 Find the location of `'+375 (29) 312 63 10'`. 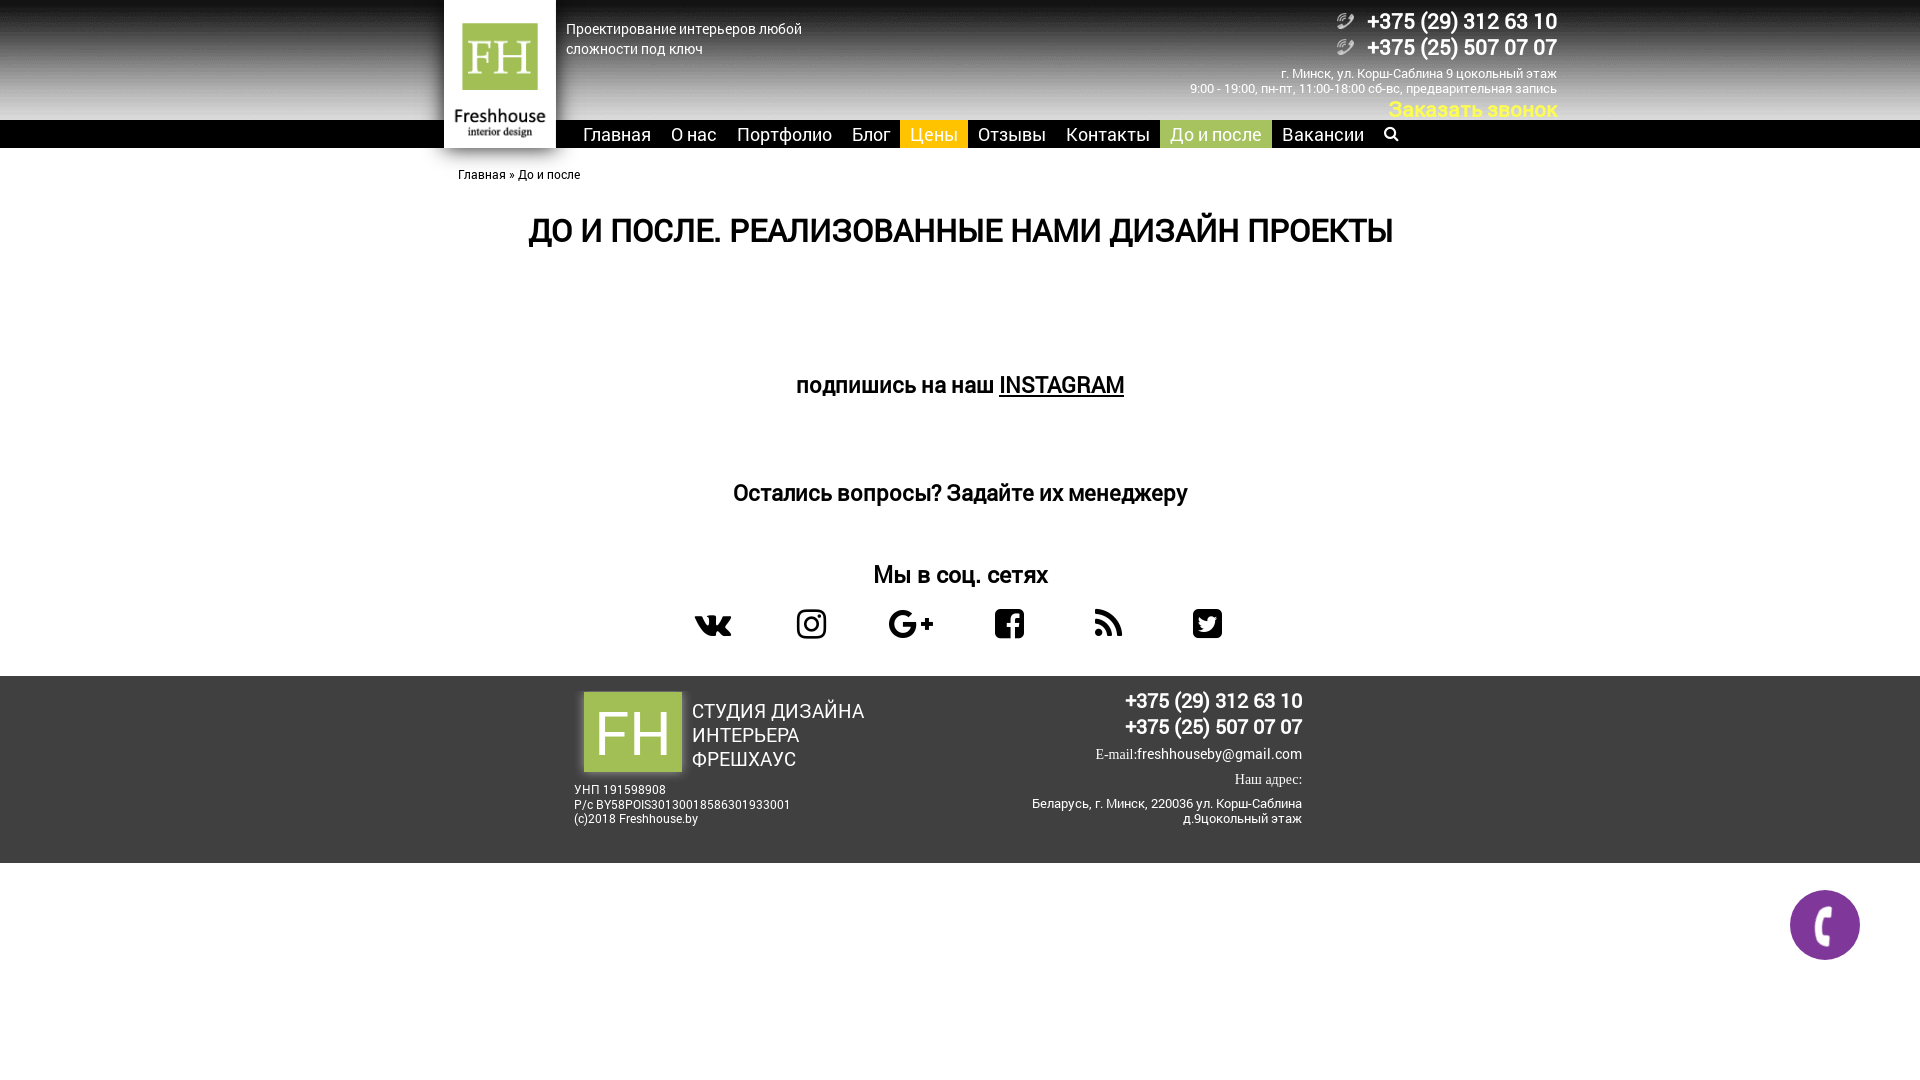

'+375 (29) 312 63 10' is located at coordinates (1212, 698).